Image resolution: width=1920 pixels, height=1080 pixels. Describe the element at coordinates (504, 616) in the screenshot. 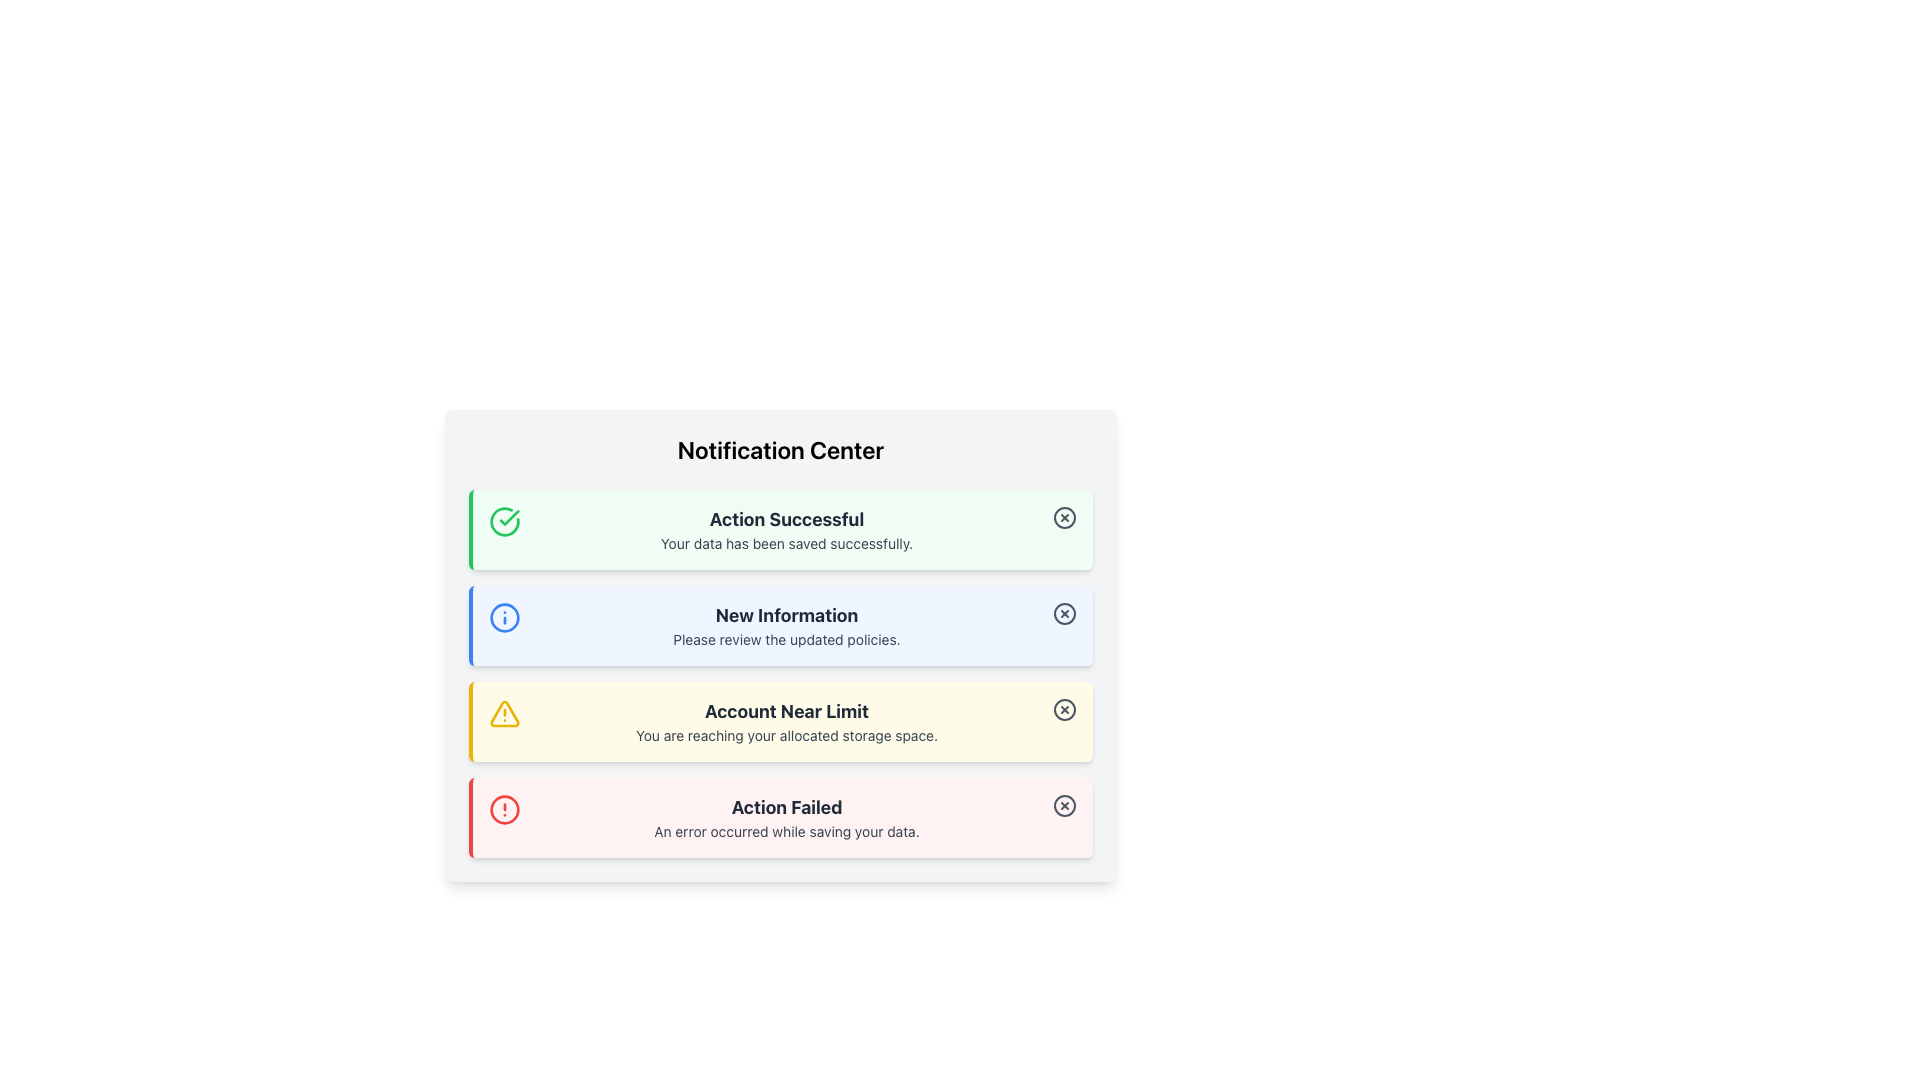

I see `the informational icon with a lowercase 'i' in a blue circular shape located to the left of the text 'New Information' in the second notification of the notification center` at that location.